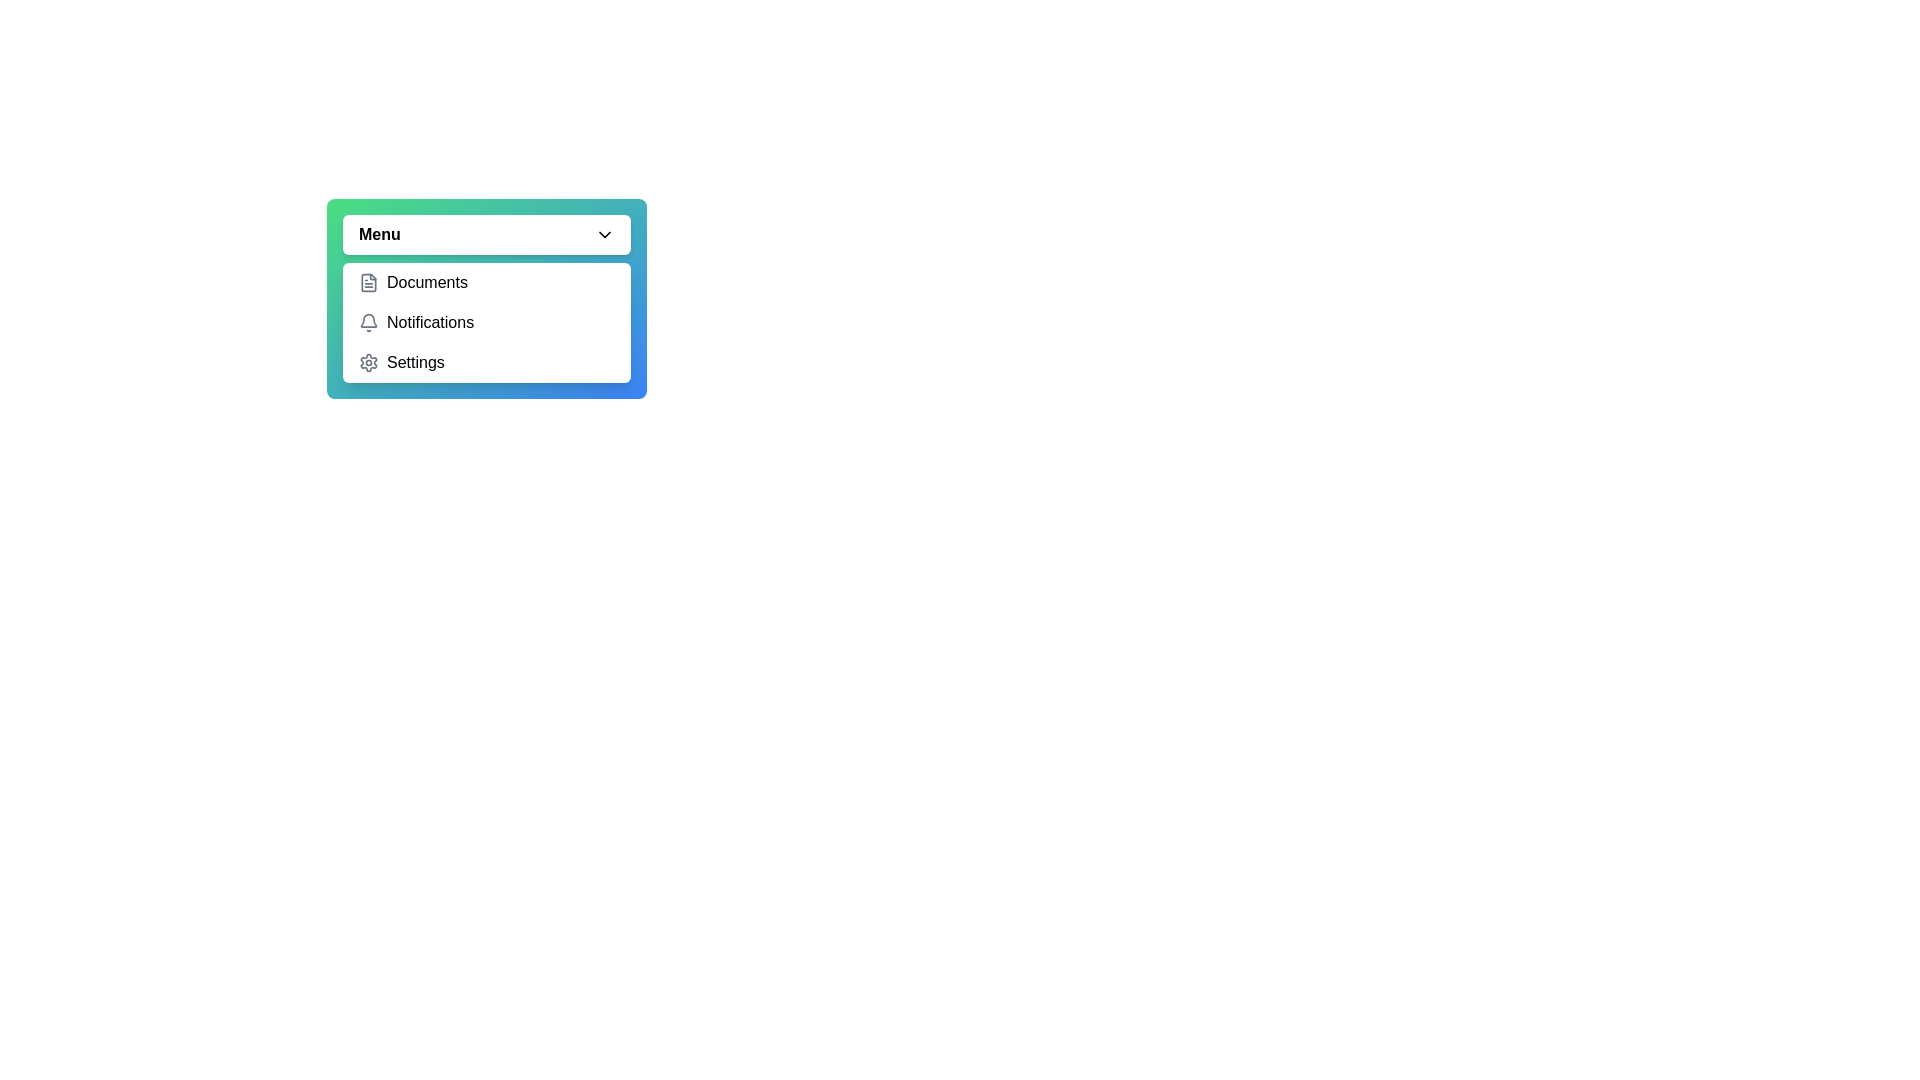  Describe the element at coordinates (369, 319) in the screenshot. I see `the bell icon in the dropdown list, which indicates notifications and is positioned between the Documents and Settings options` at that location.